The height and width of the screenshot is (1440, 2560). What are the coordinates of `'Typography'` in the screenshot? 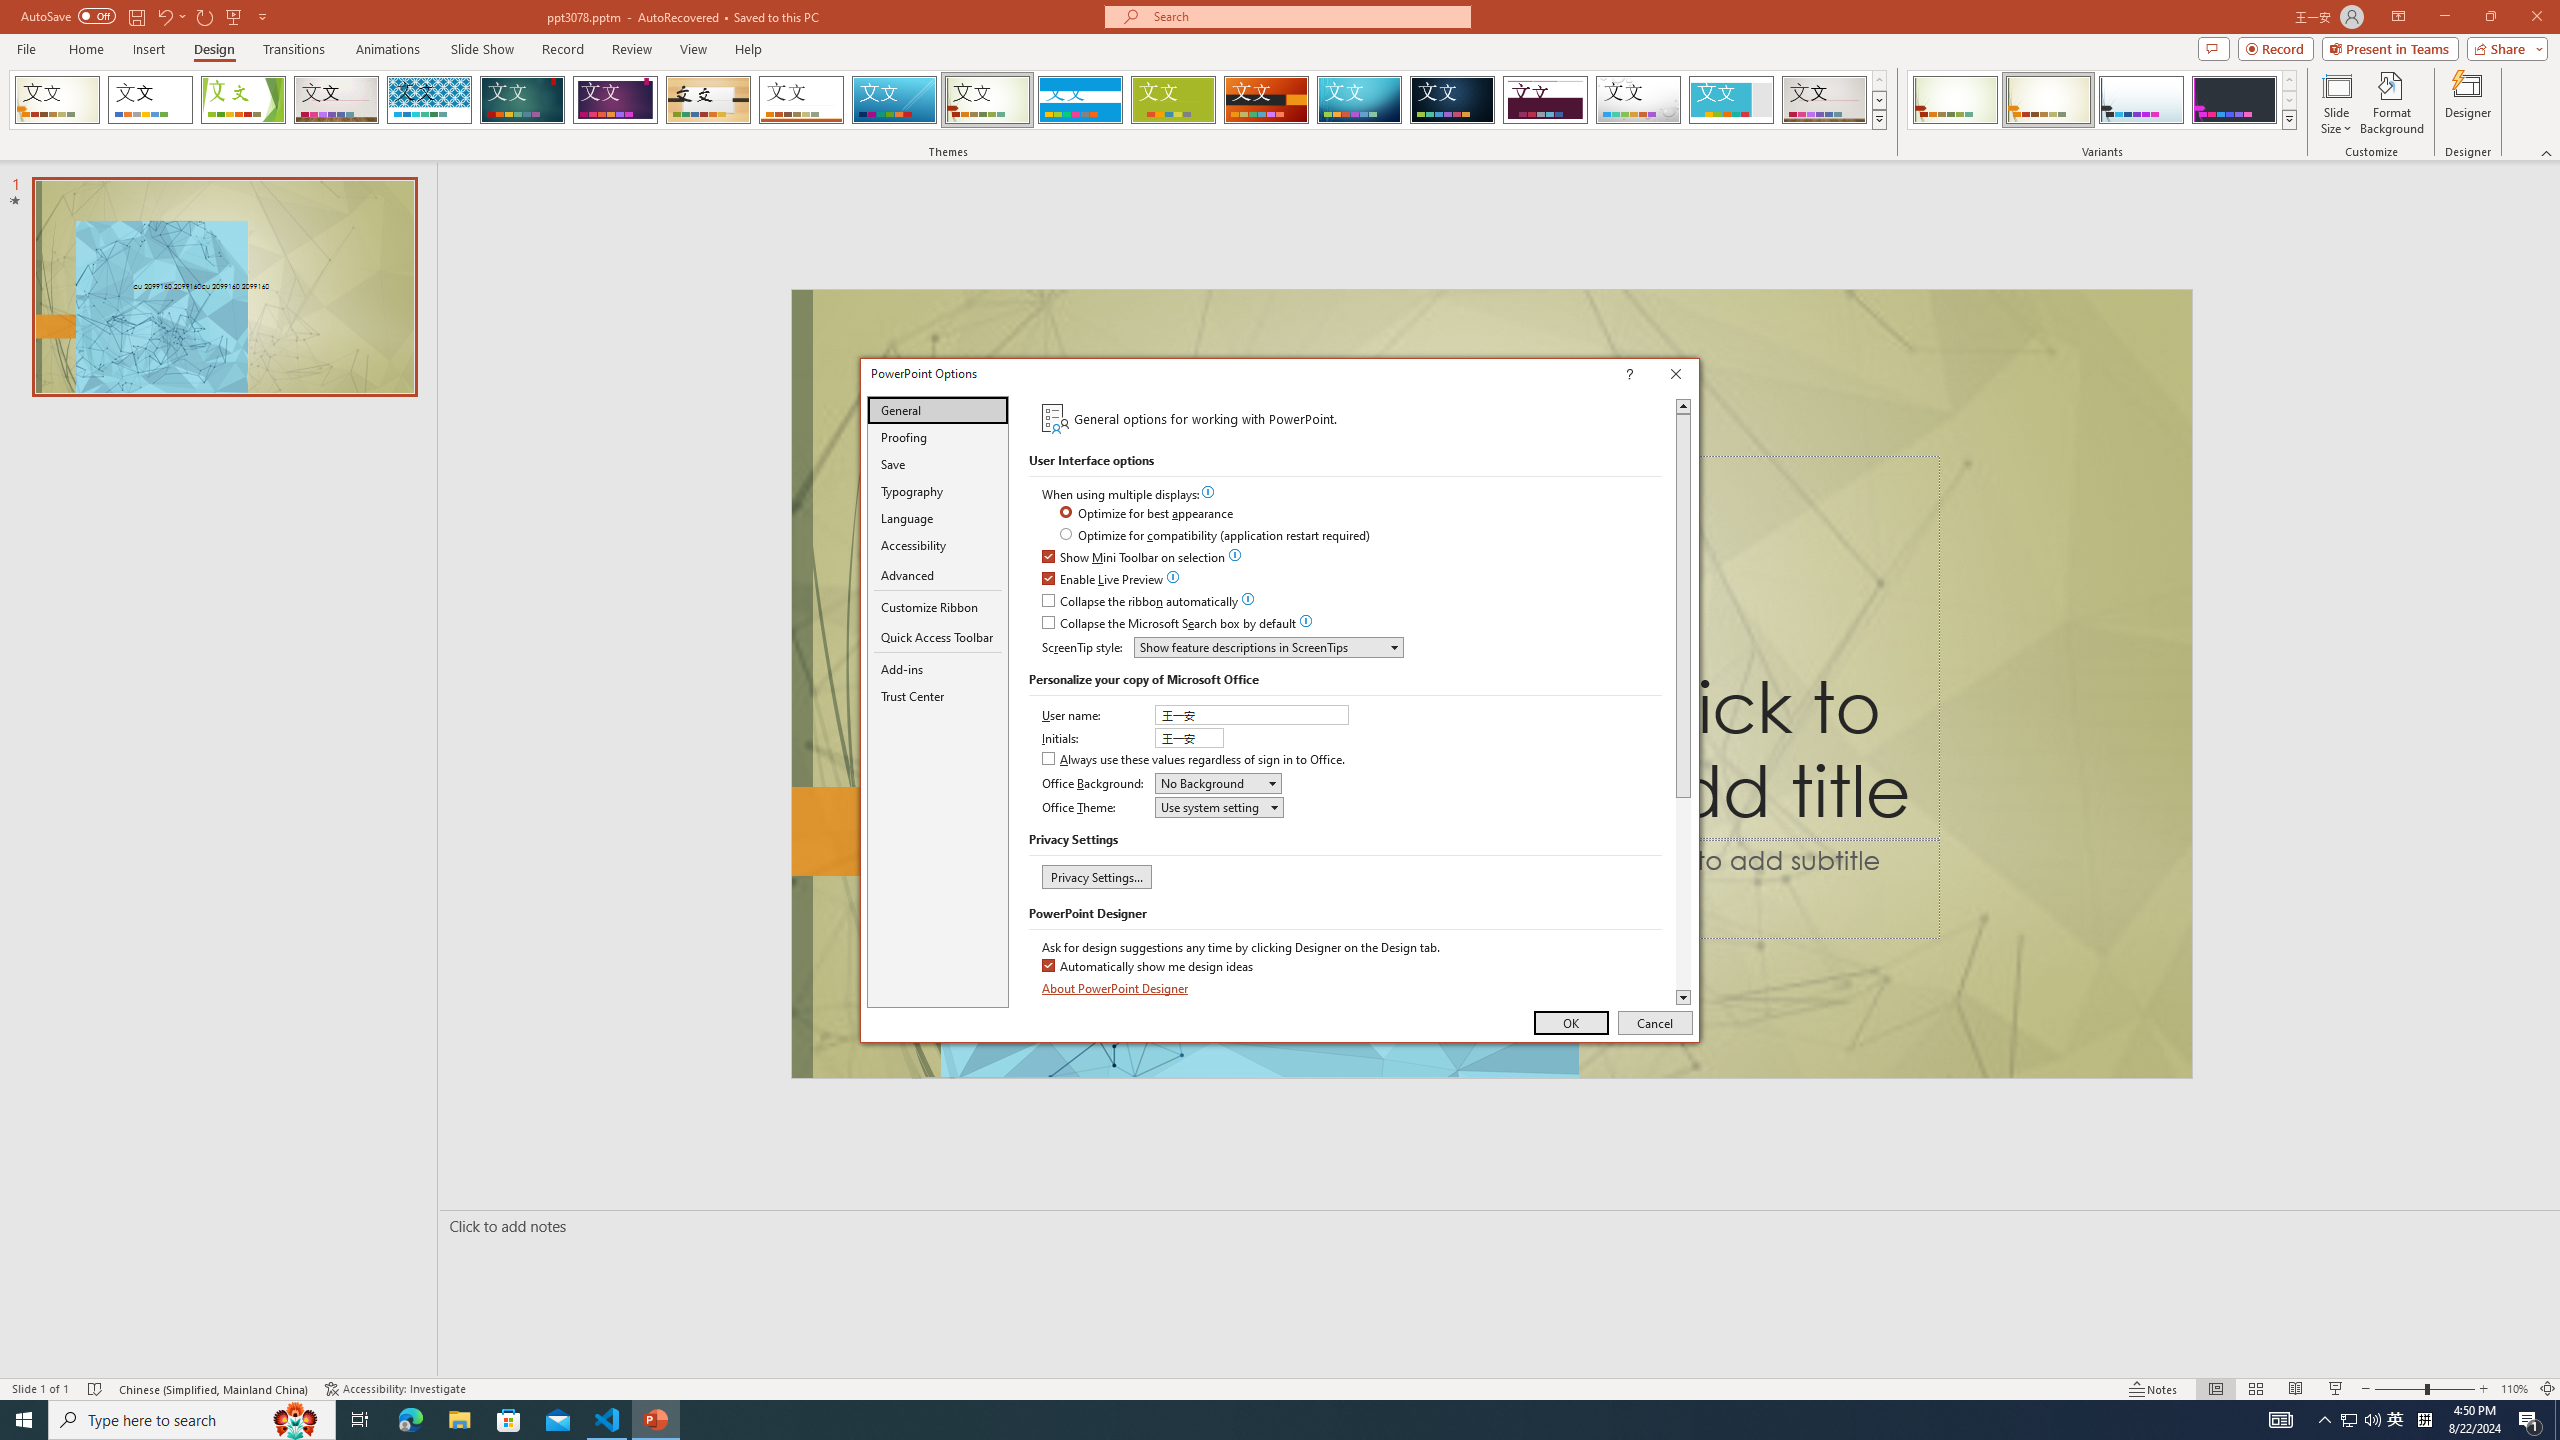 It's located at (937, 490).